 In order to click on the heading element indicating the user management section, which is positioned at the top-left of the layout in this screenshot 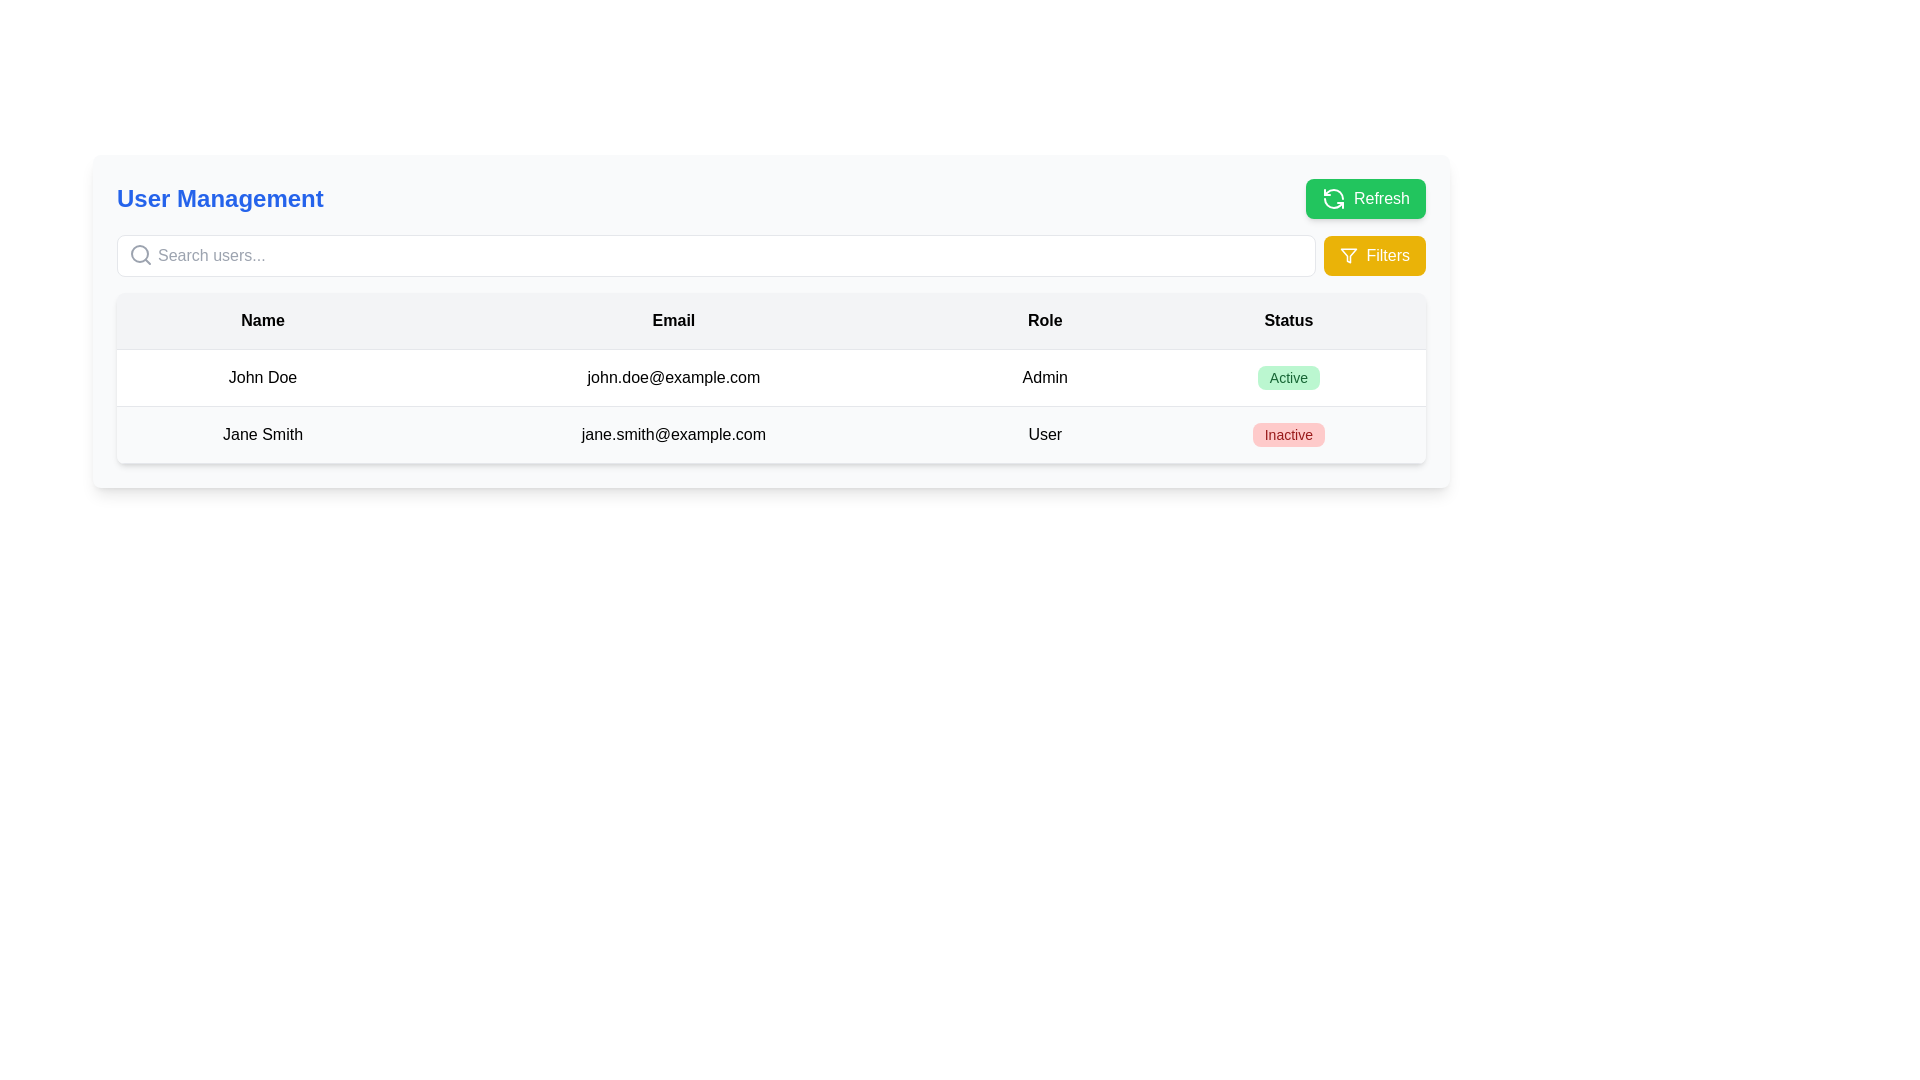, I will do `click(220, 199)`.